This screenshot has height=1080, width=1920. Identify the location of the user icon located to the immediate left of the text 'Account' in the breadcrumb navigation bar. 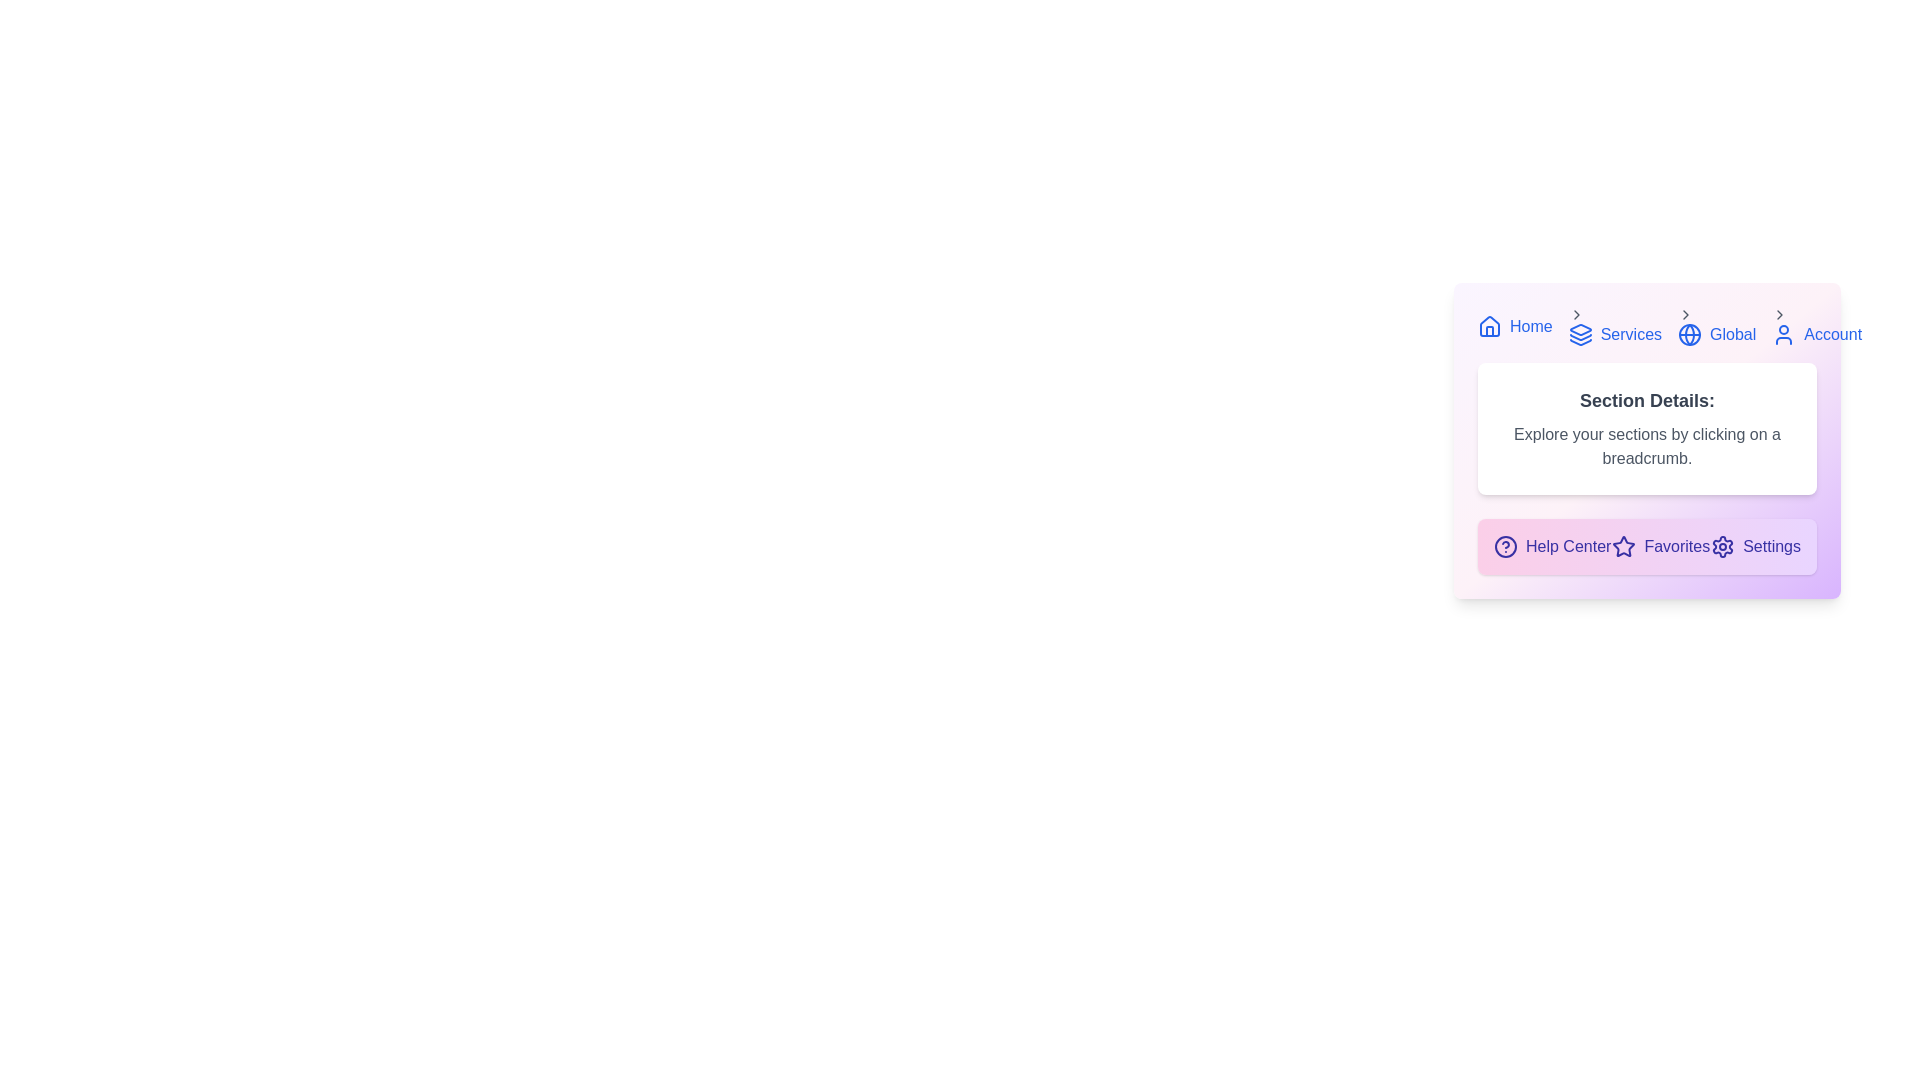
(1784, 334).